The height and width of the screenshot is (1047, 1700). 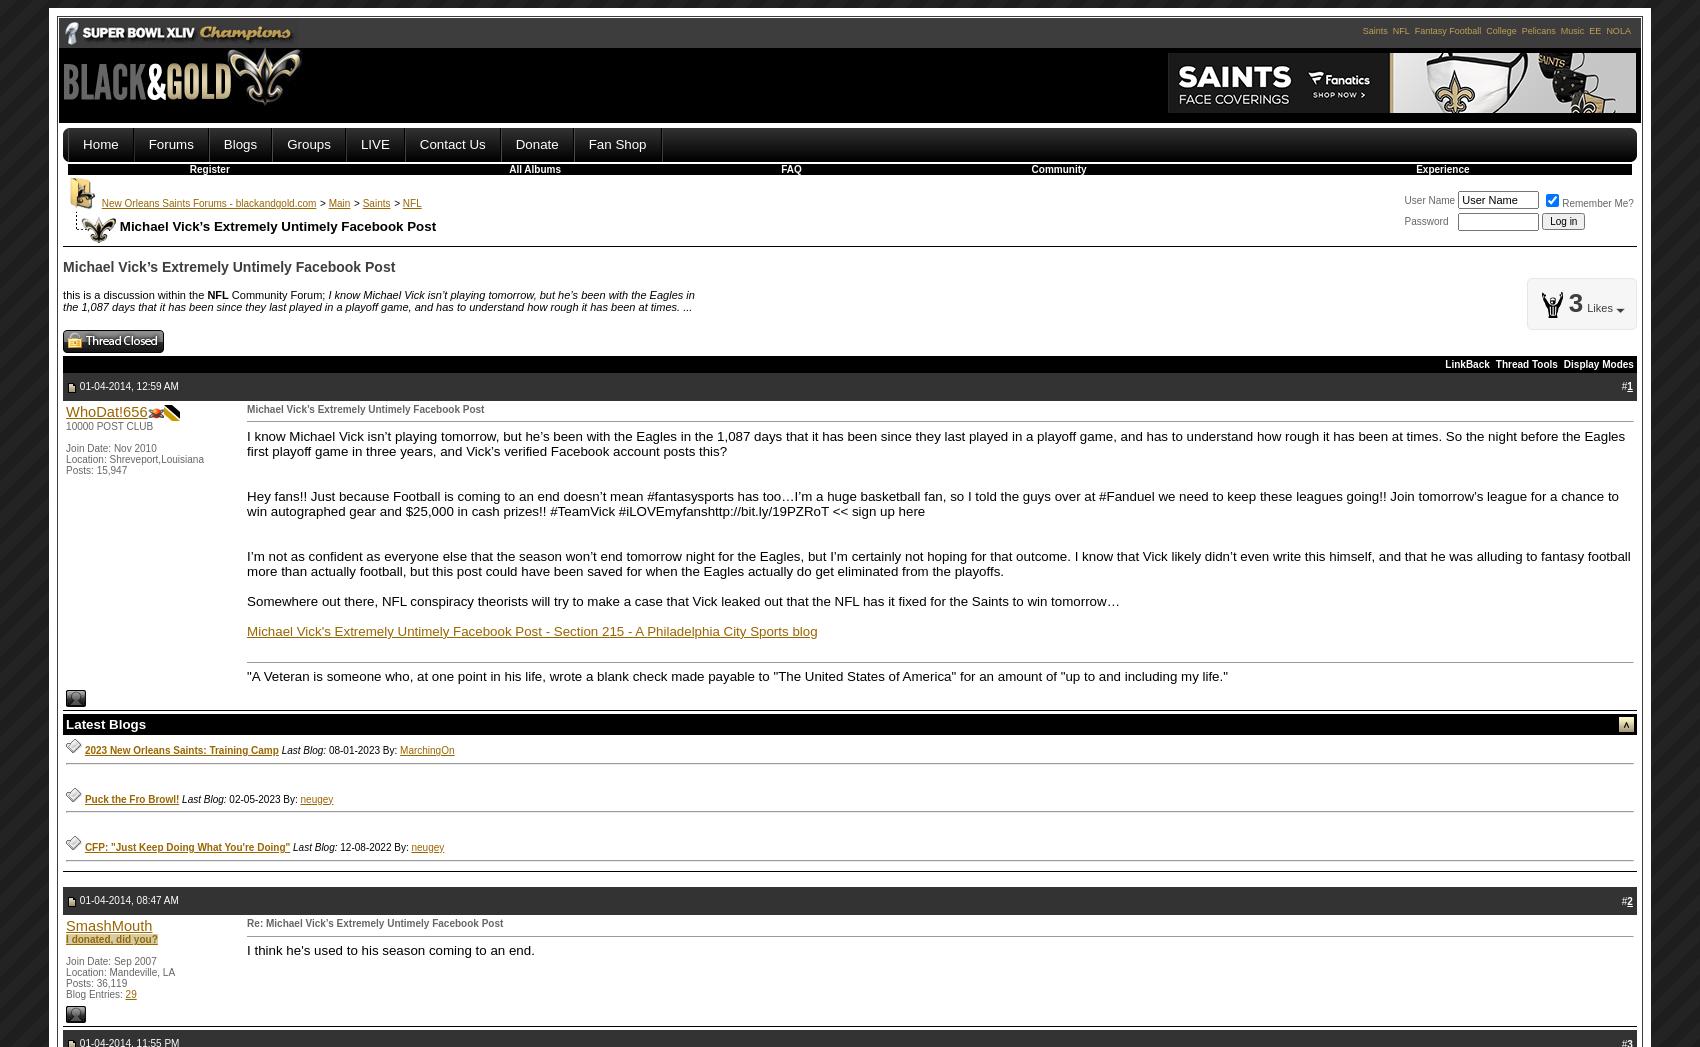 What do you see at coordinates (207, 202) in the screenshot?
I see `'New Orleans Saints Forums - blackandgold.com'` at bounding box center [207, 202].